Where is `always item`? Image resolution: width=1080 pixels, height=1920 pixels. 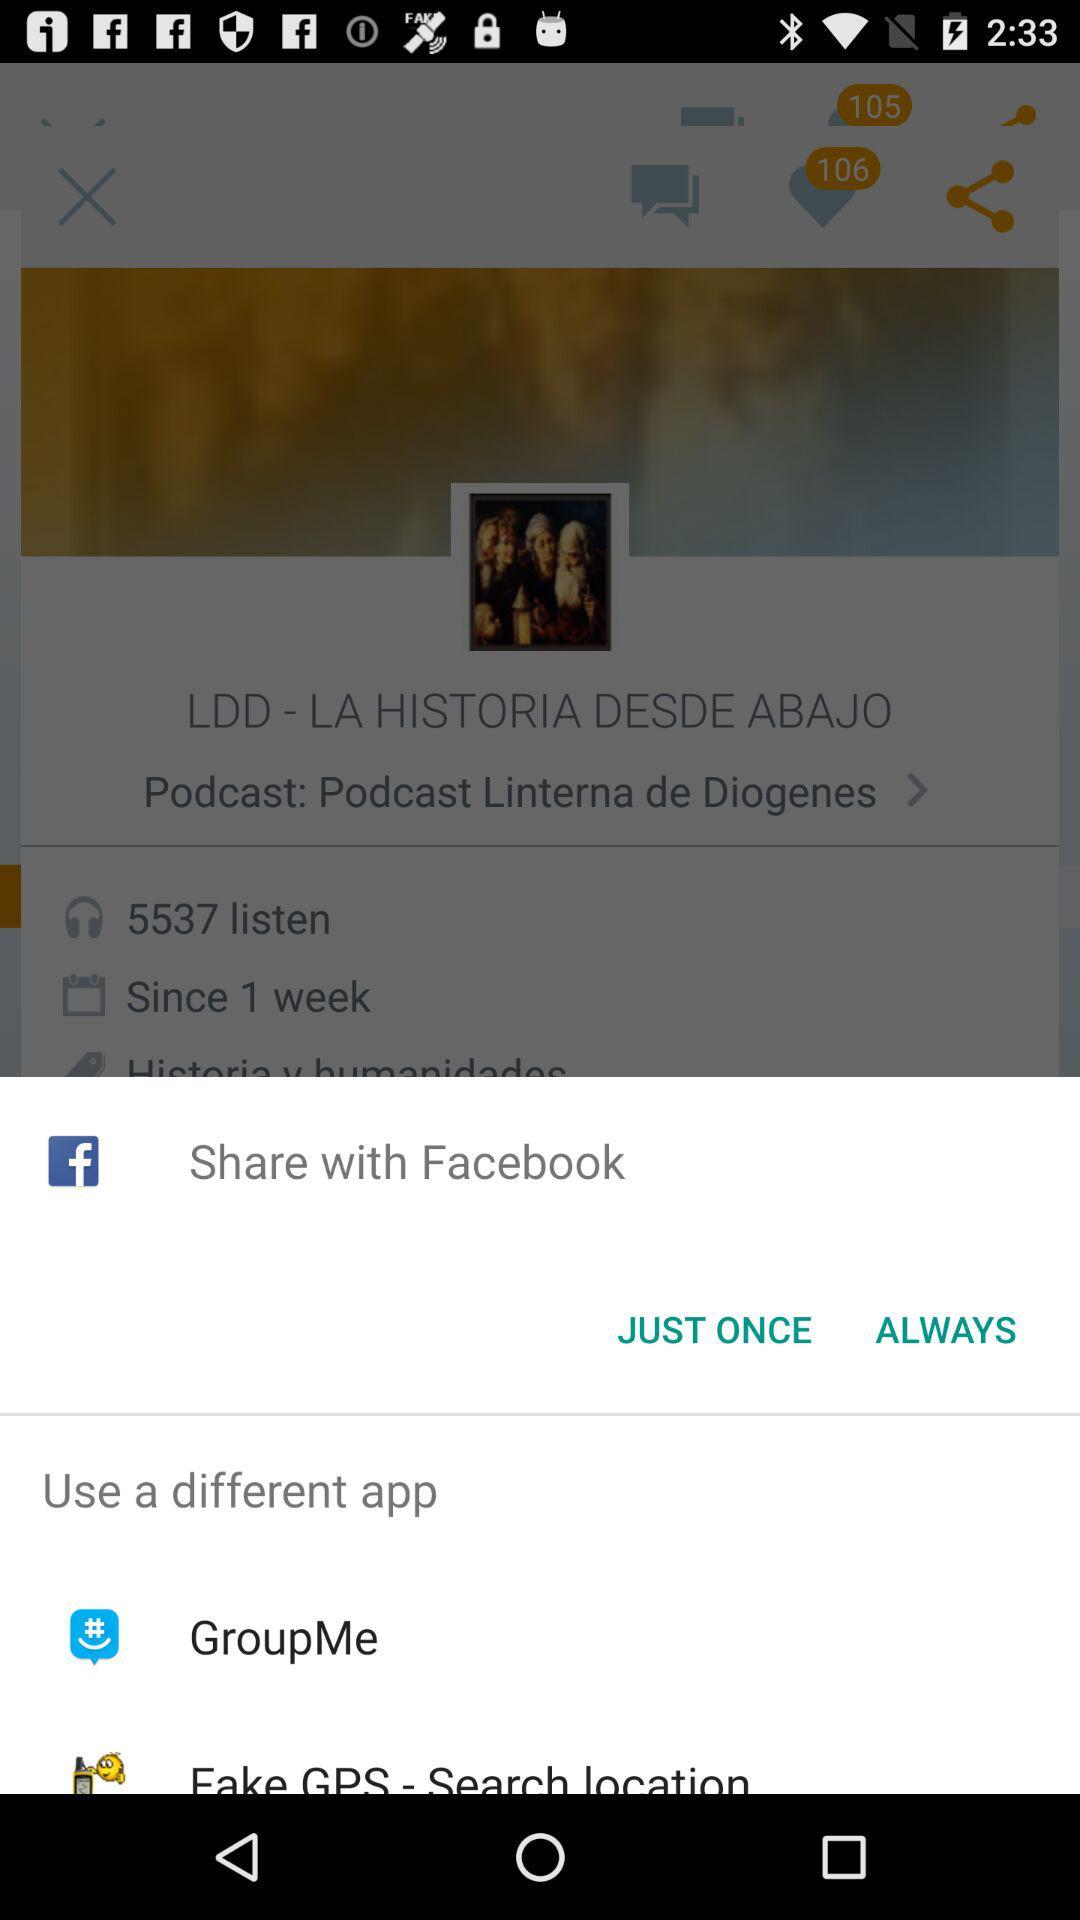
always item is located at coordinates (945, 1329).